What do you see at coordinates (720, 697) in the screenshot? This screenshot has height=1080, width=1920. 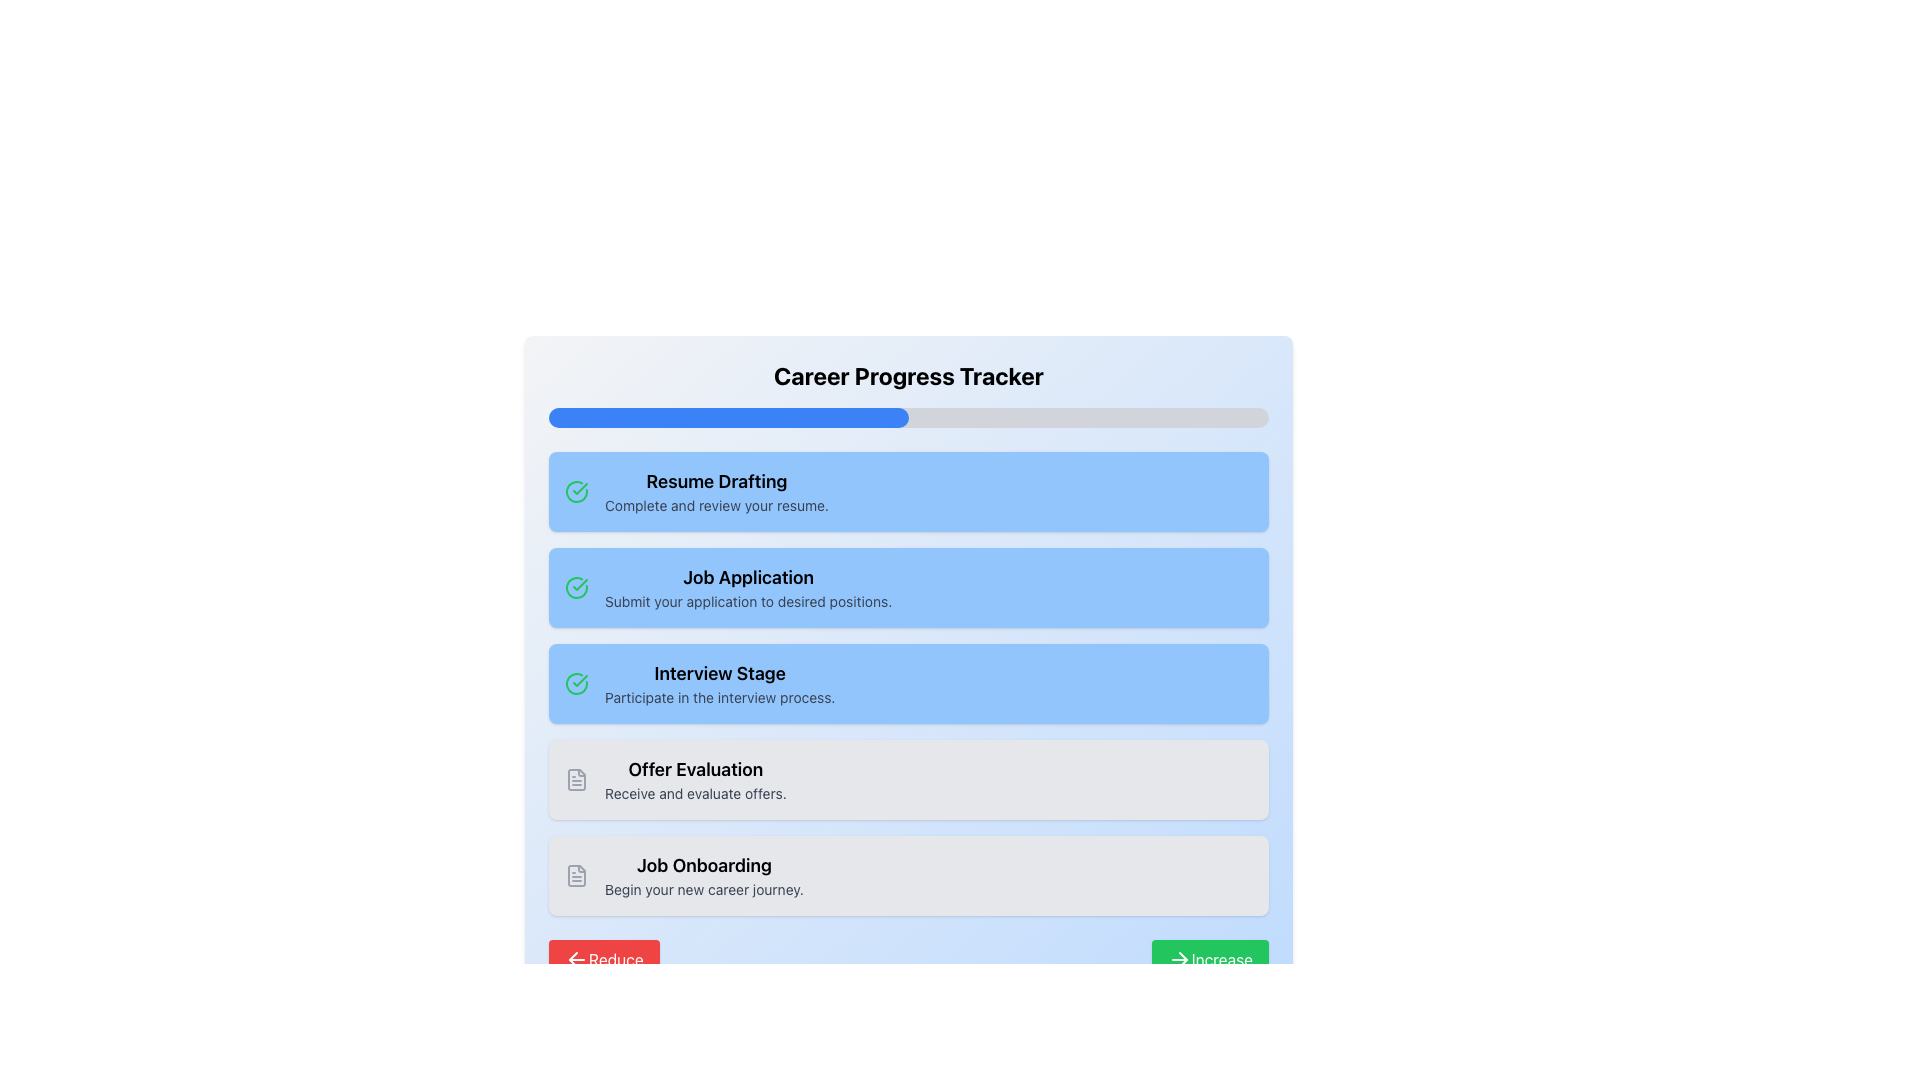 I see `the Text Label containing the text 'Participate in the interview process.' which is positioned below the 'Interview Stage' heading within a light blue box` at bounding box center [720, 697].